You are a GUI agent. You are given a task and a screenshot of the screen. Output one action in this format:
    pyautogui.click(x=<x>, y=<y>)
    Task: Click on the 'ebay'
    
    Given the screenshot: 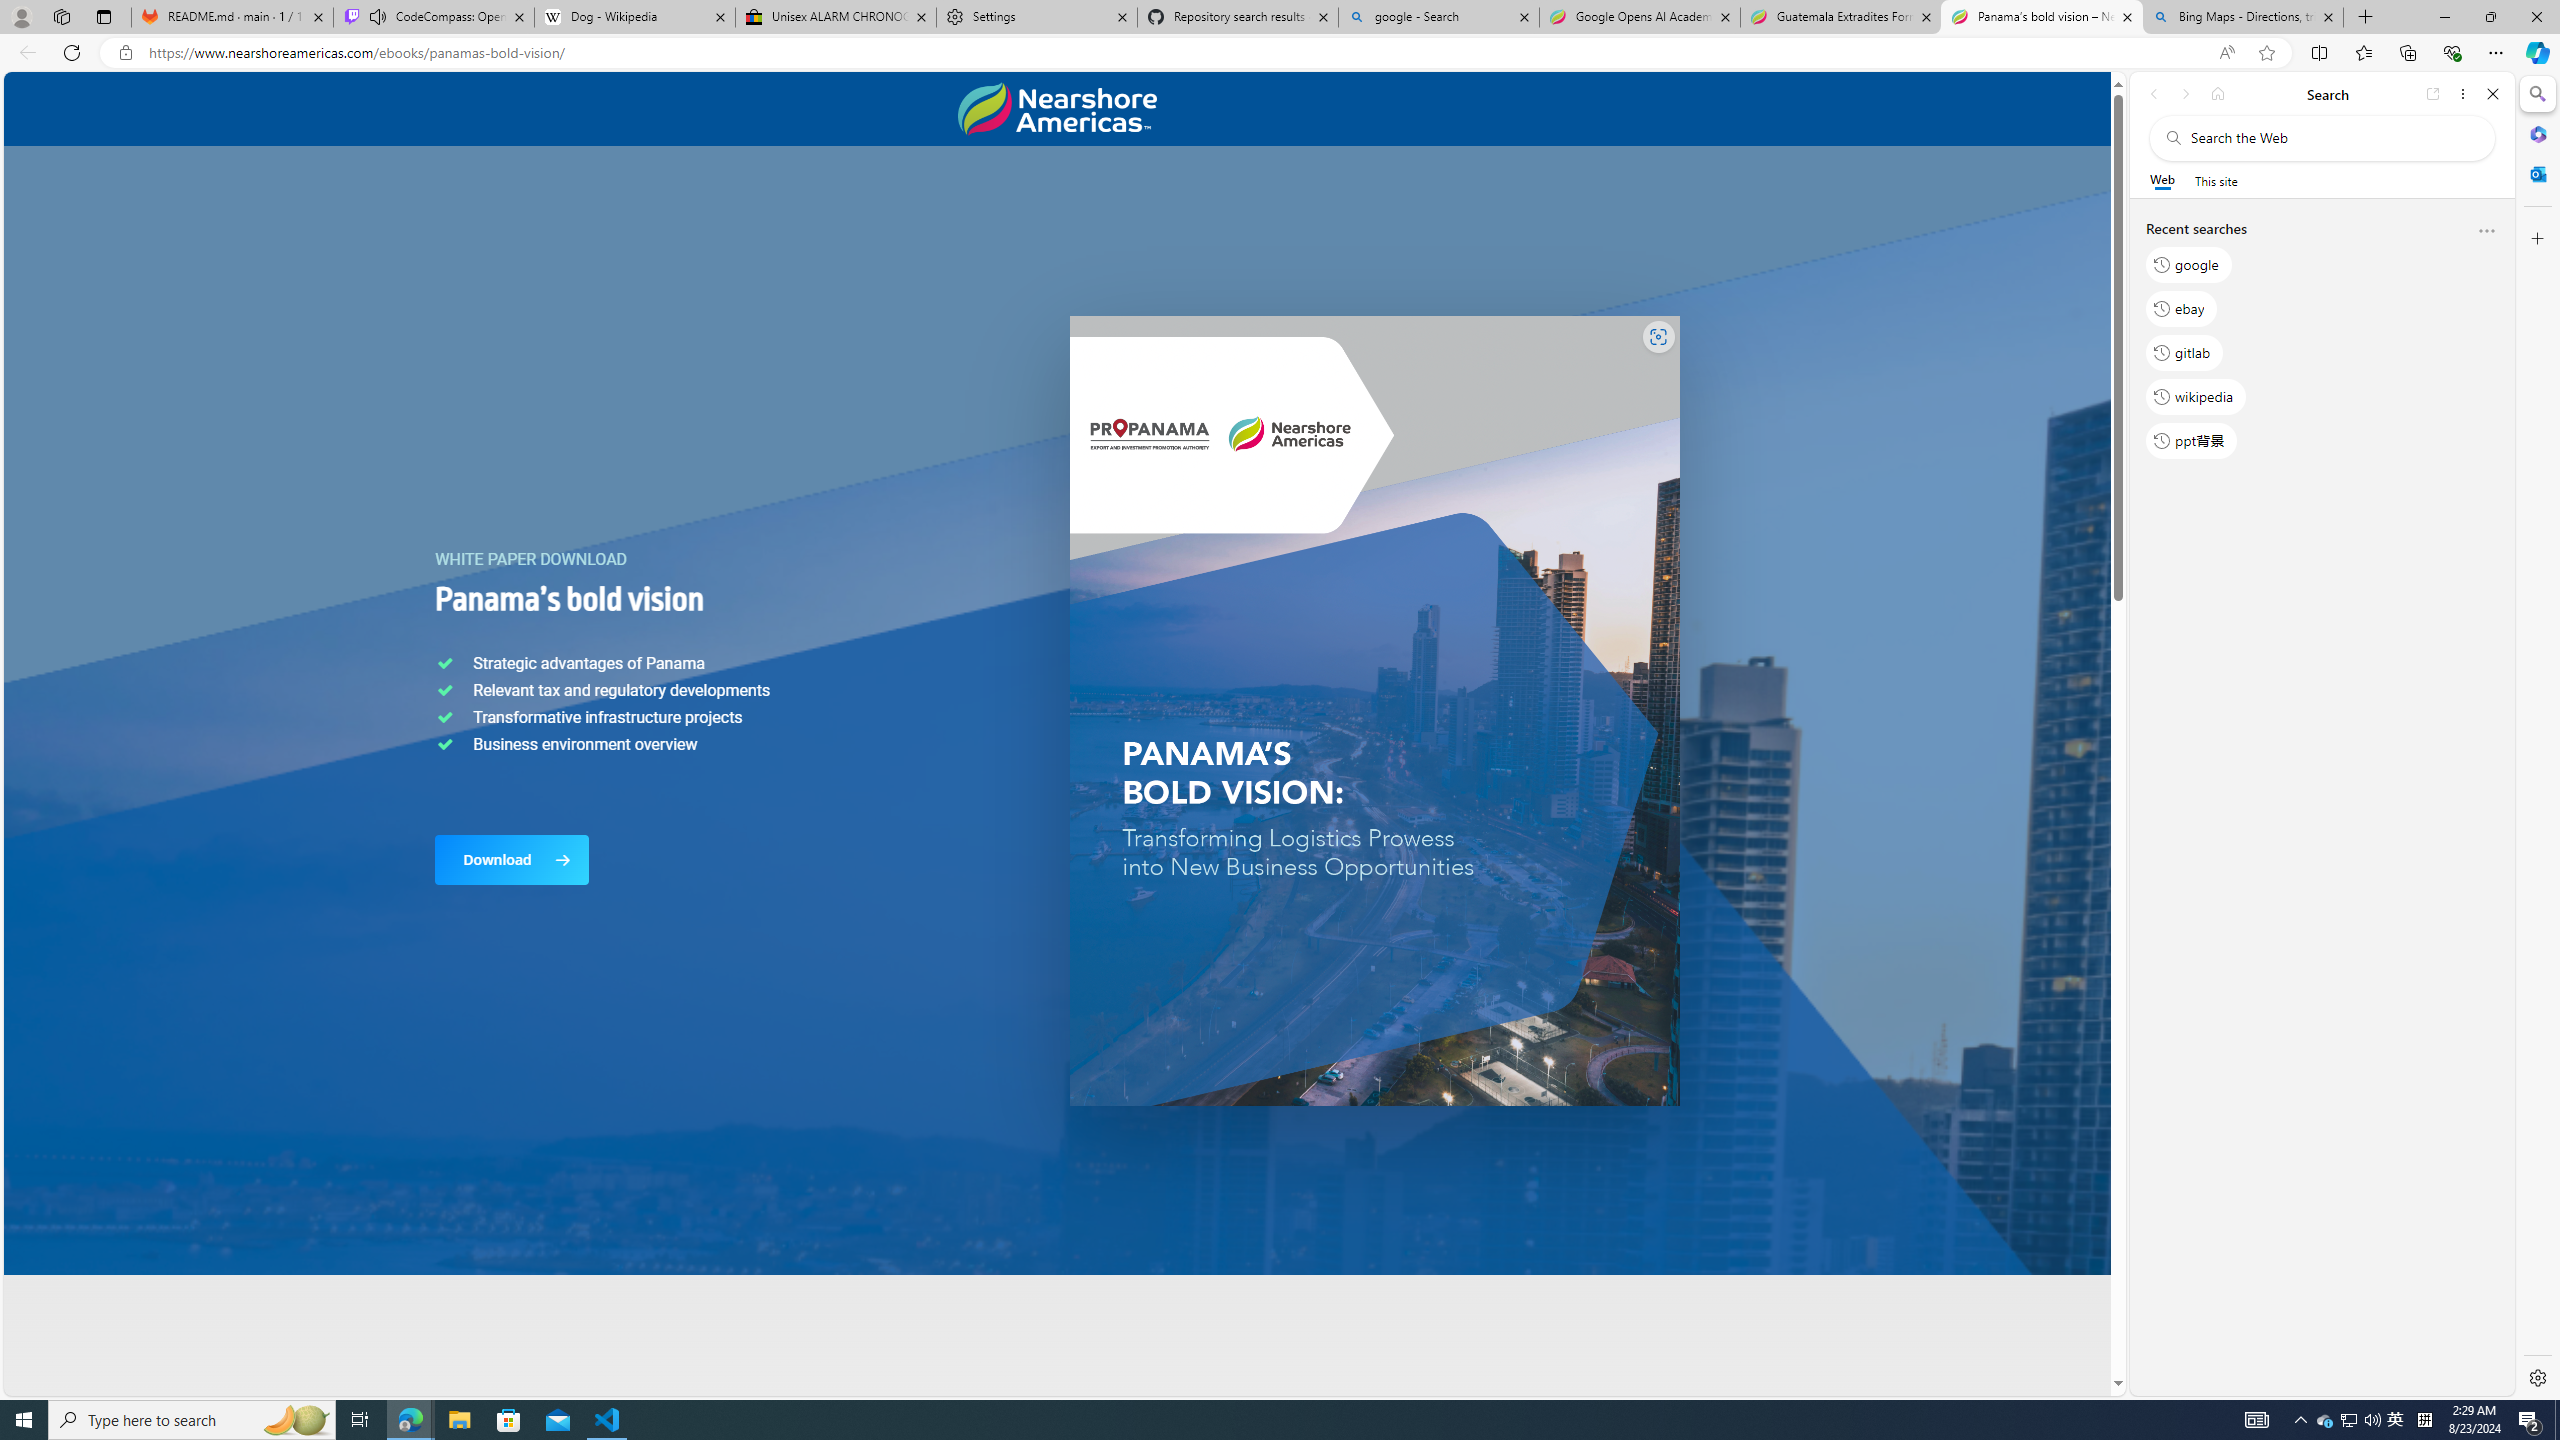 What is the action you would take?
    pyautogui.click(x=2180, y=307)
    